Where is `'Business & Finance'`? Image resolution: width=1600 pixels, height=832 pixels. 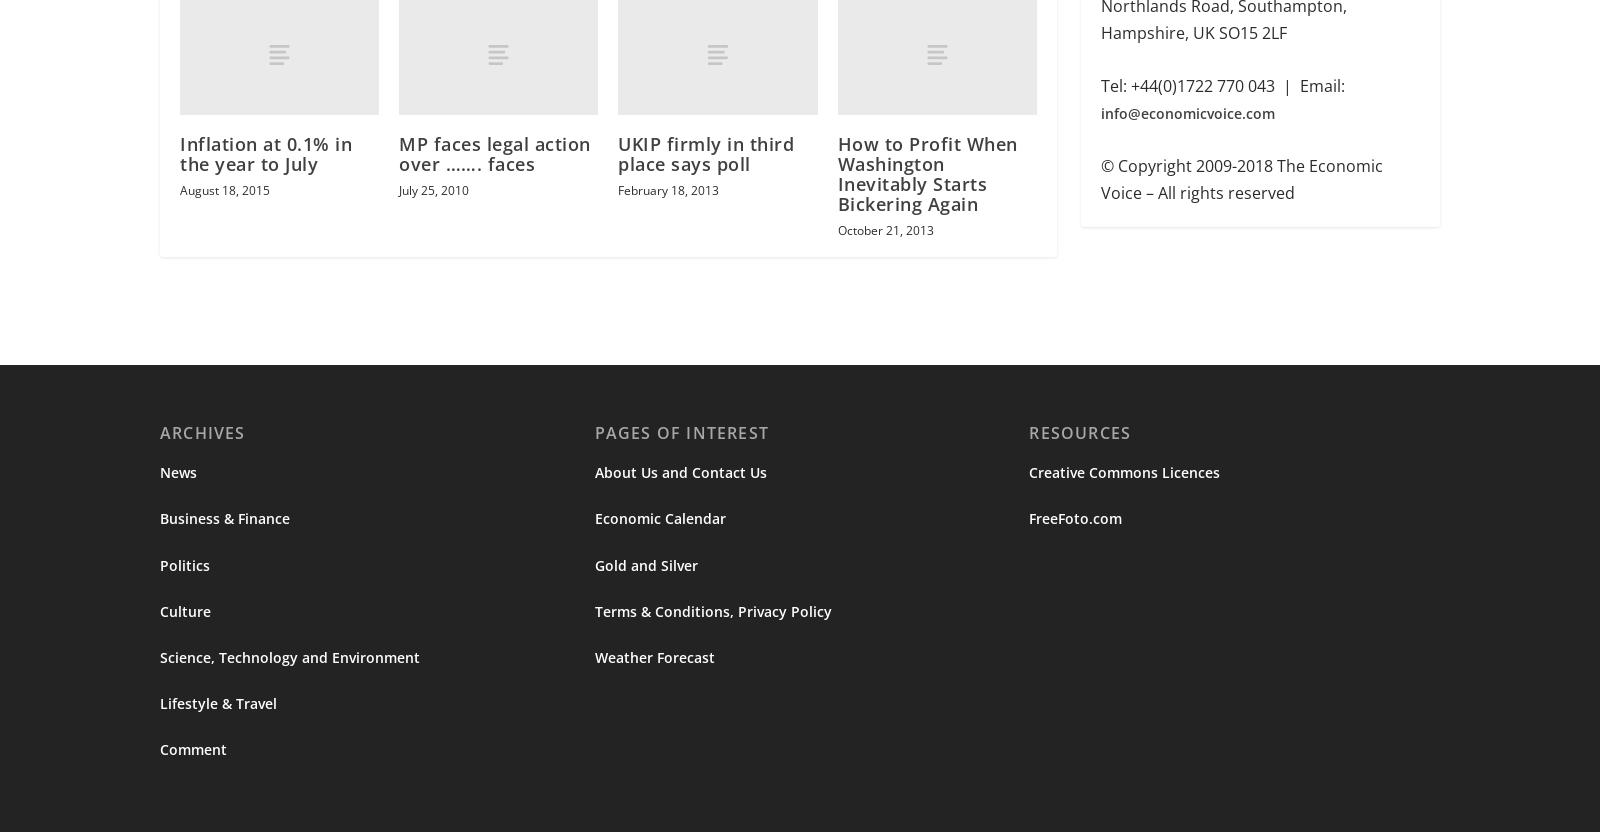
'Business & Finance' is located at coordinates (224, 521).